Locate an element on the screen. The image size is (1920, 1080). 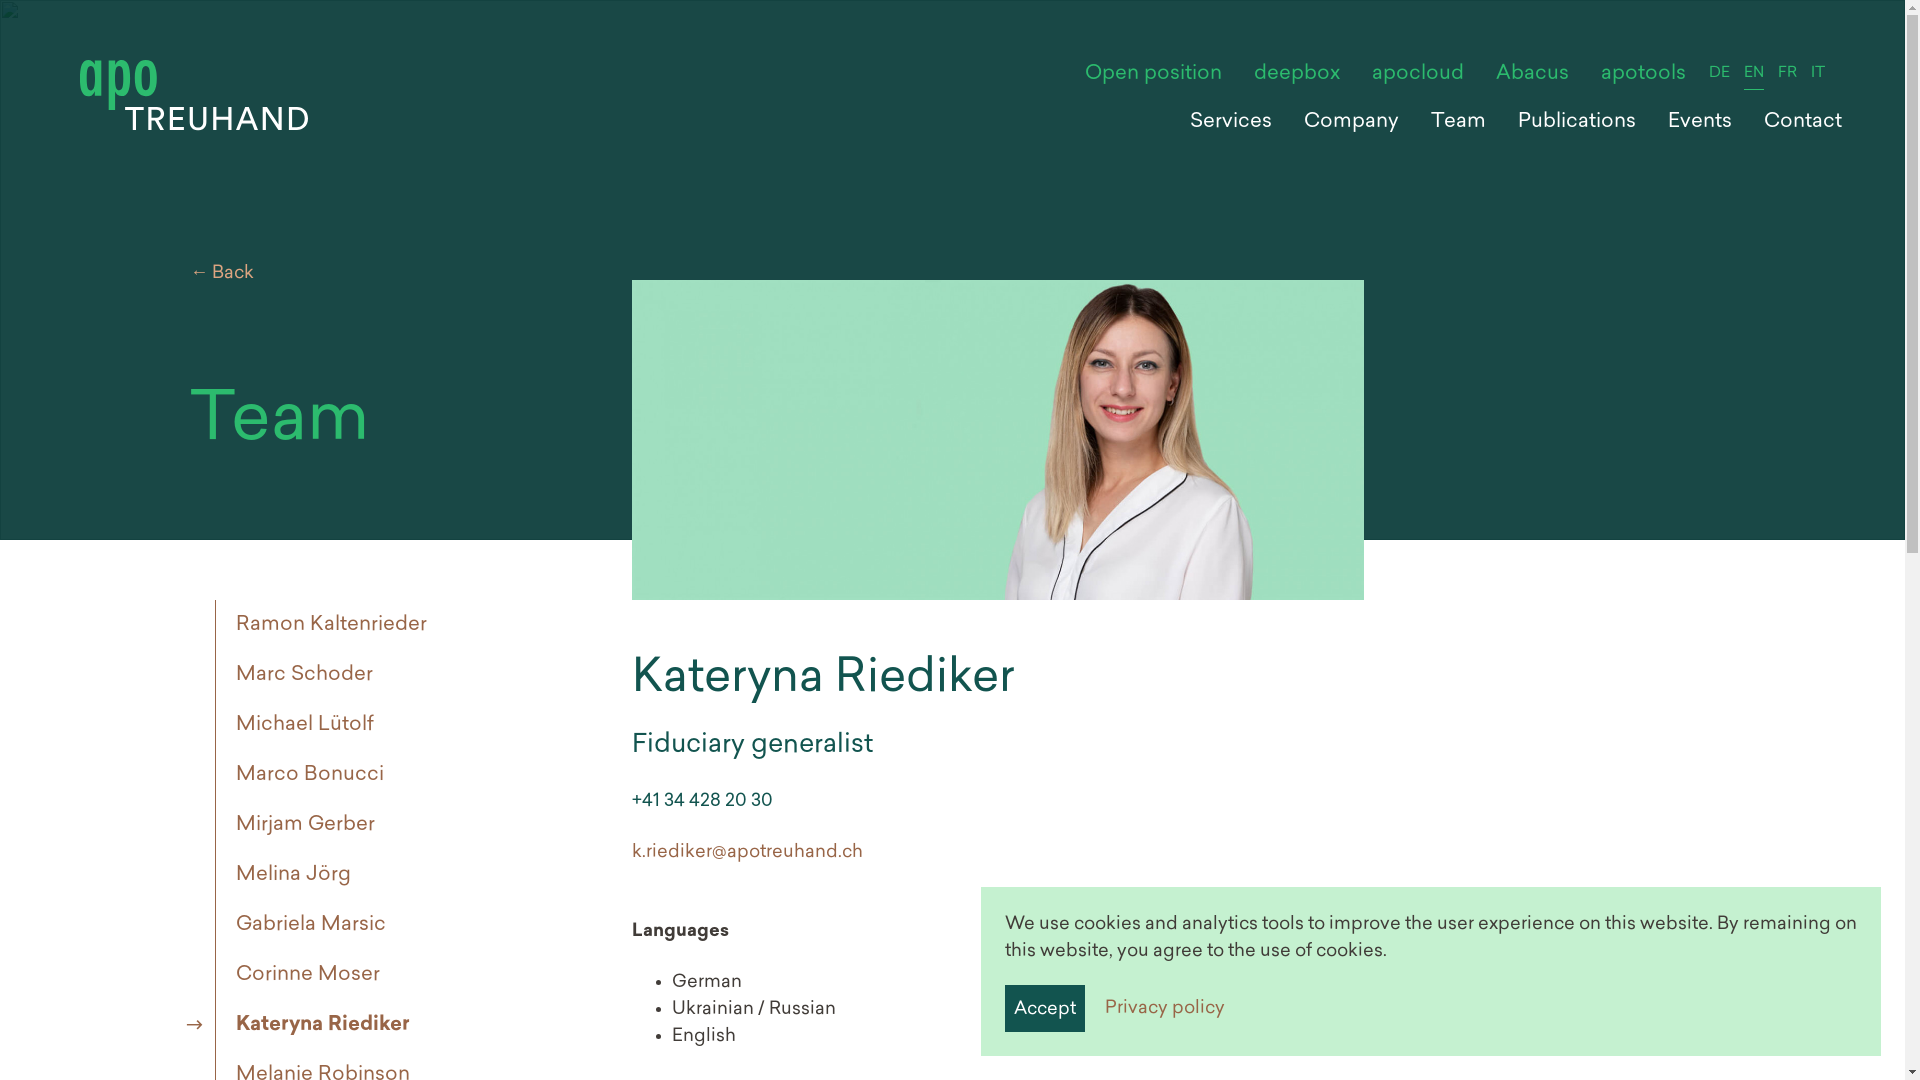
'apocloud' is located at coordinates (1416, 72).